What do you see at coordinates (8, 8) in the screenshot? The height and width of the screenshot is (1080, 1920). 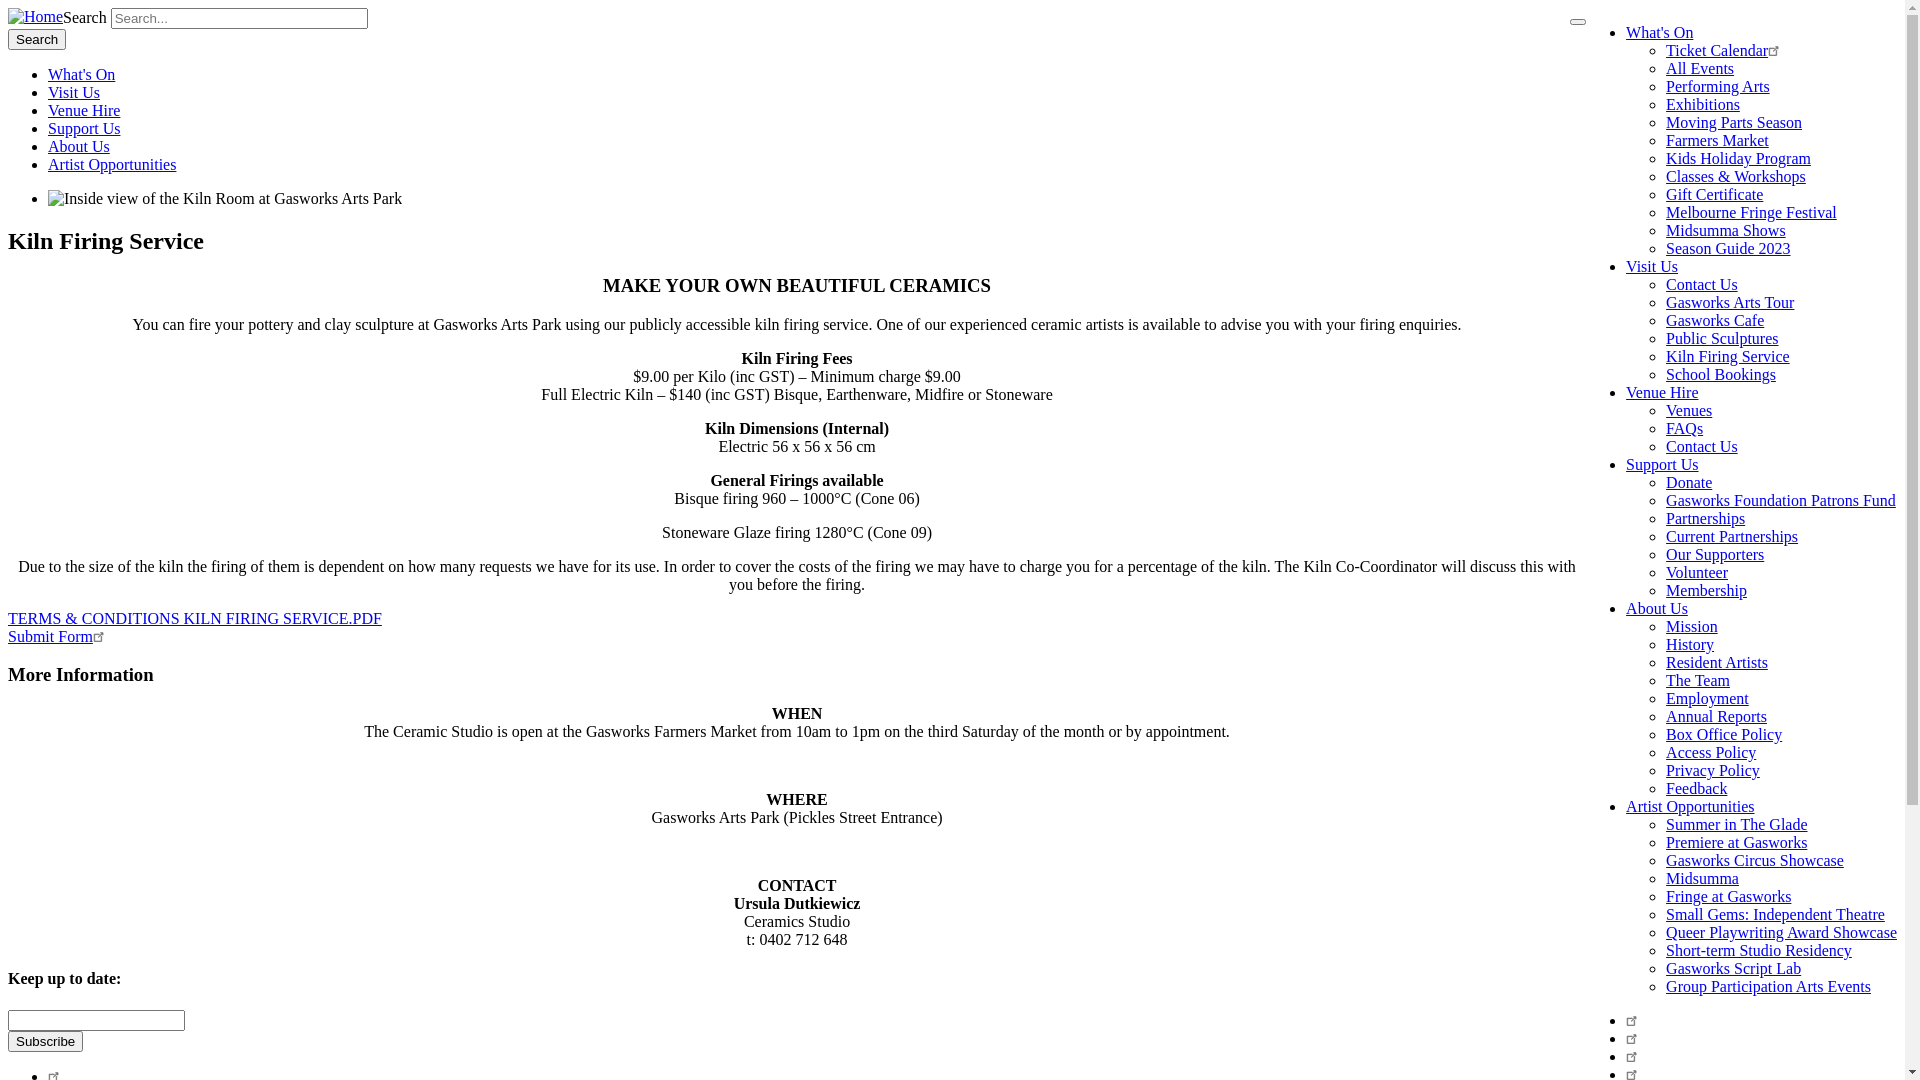 I see `'Skip to main content'` at bounding box center [8, 8].